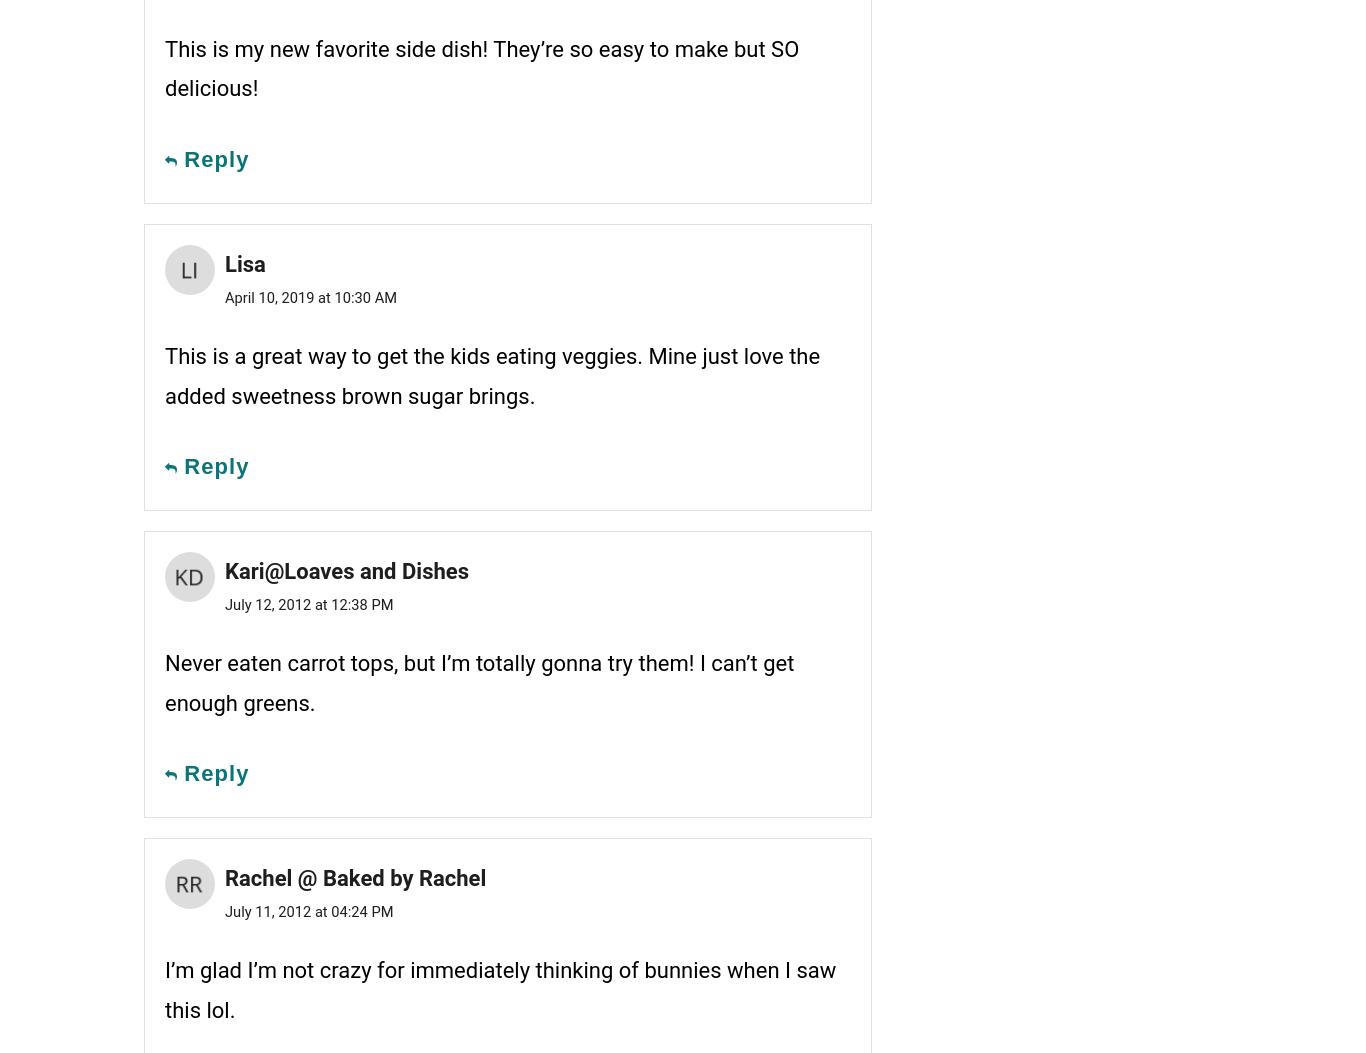  I want to click on 'Rachel @ Baked by Rachel', so click(354, 878).